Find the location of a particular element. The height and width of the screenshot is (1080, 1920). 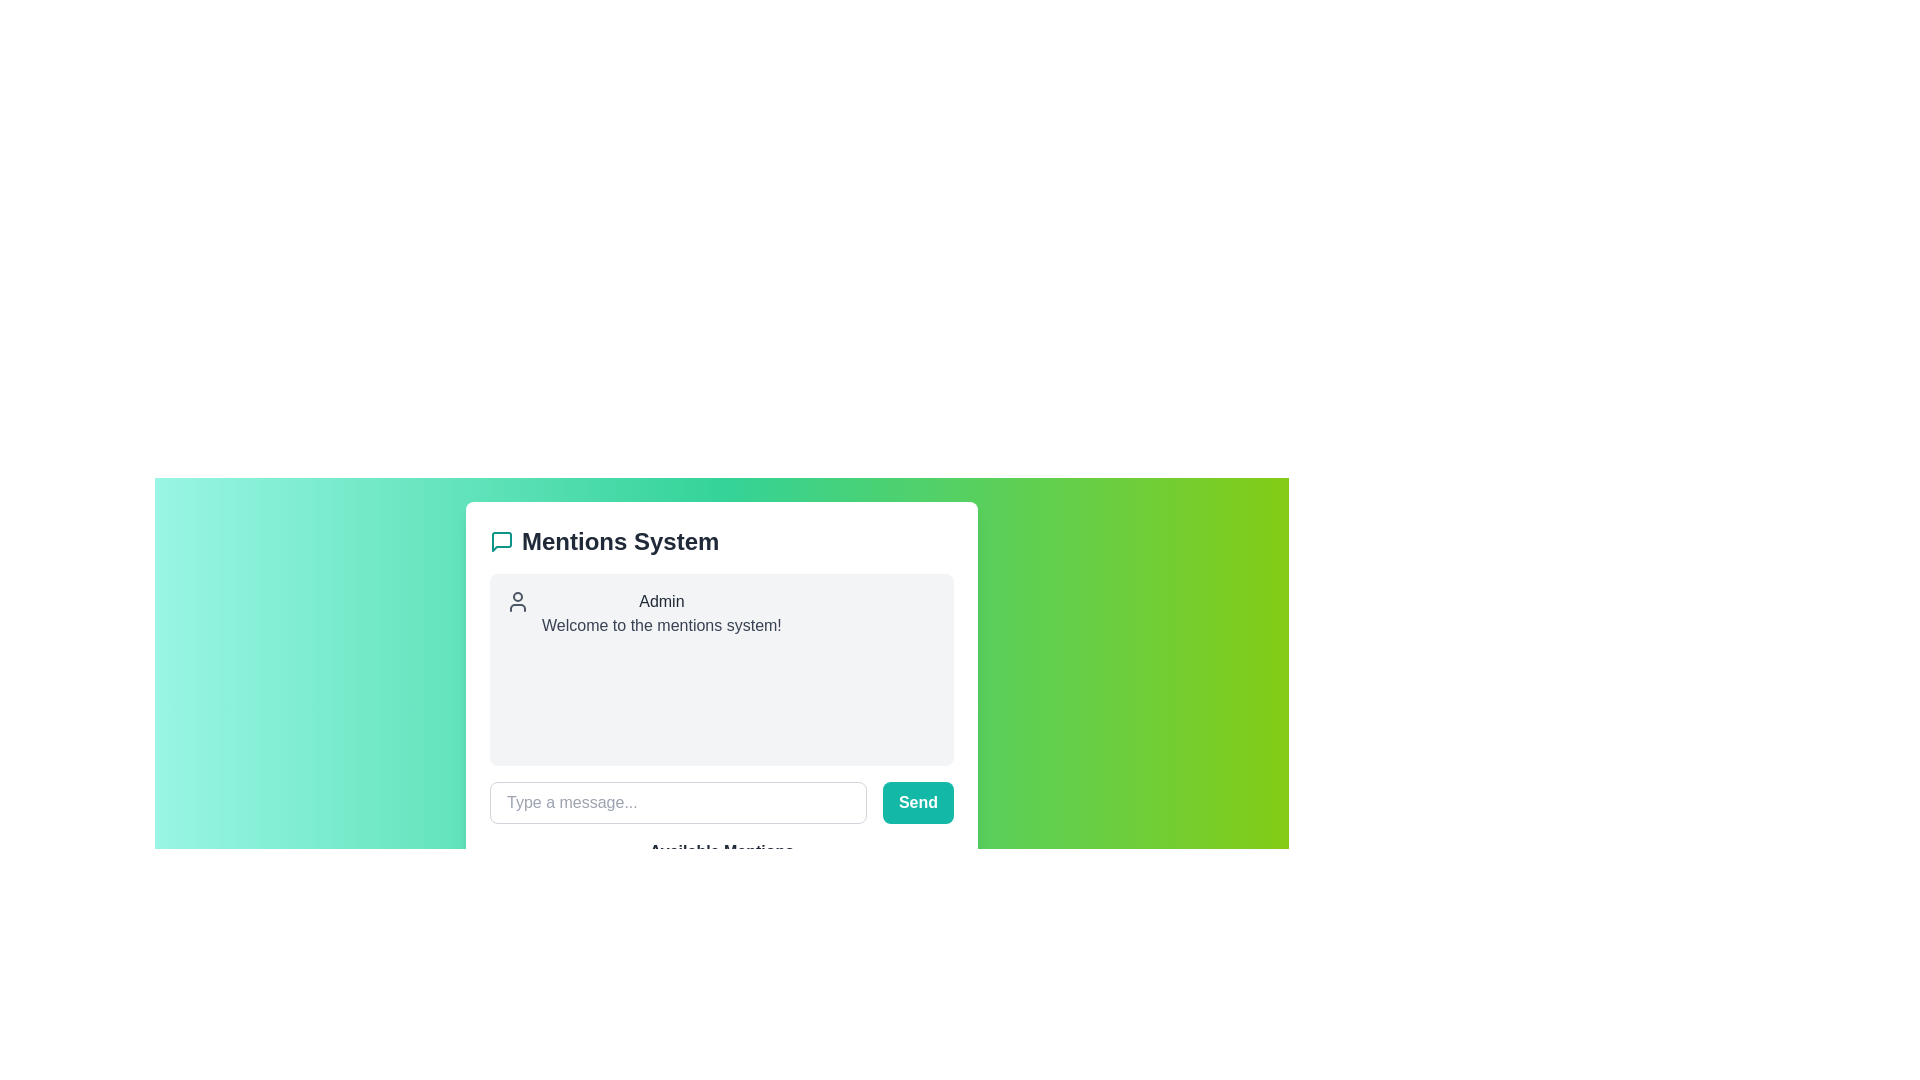

the 'Admin' text label, which is a bold, medium-sized dark gray label positioned at the top of the message panel is located at coordinates (661, 600).